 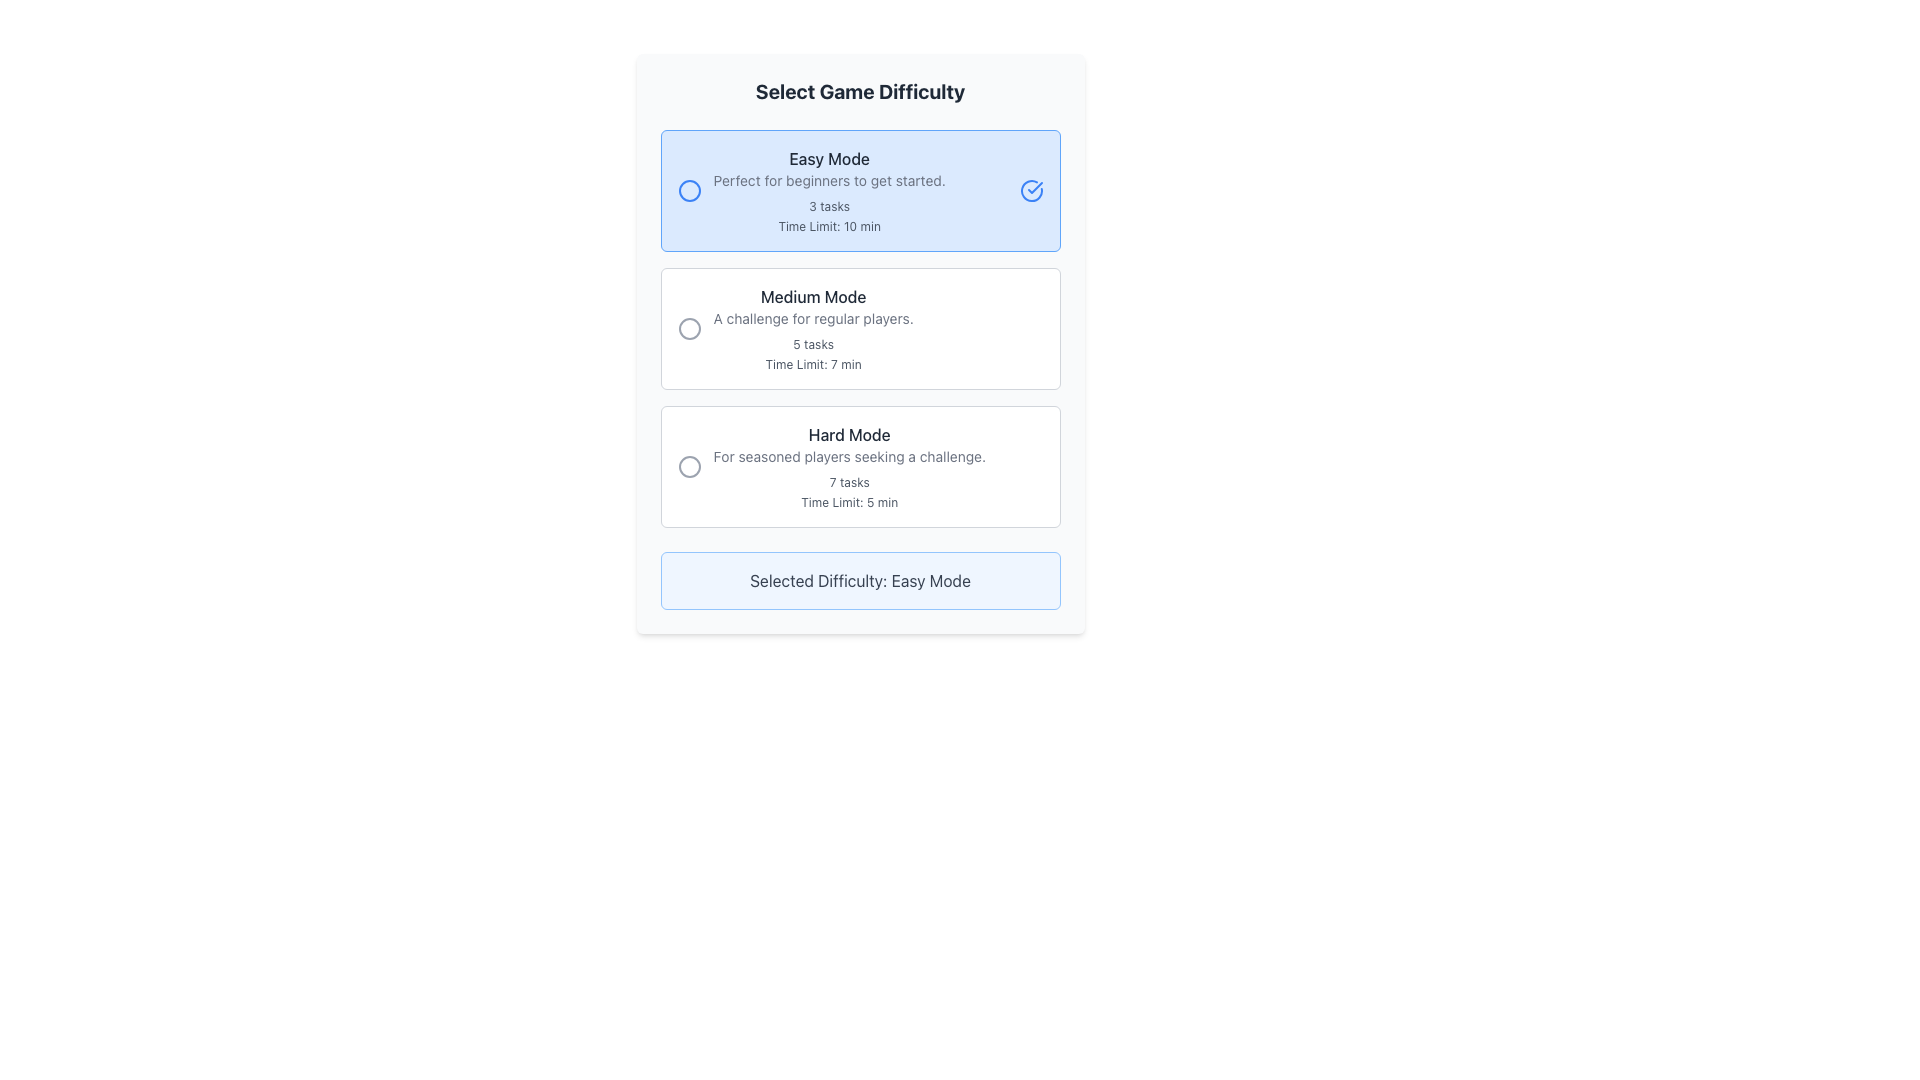 What do you see at coordinates (1035, 188) in the screenshot?
I see `the selected state of the 'Easy Mode' option by clicking the indicator icon located at the far-right side of its blue background` at bounding box center [1035, 188].